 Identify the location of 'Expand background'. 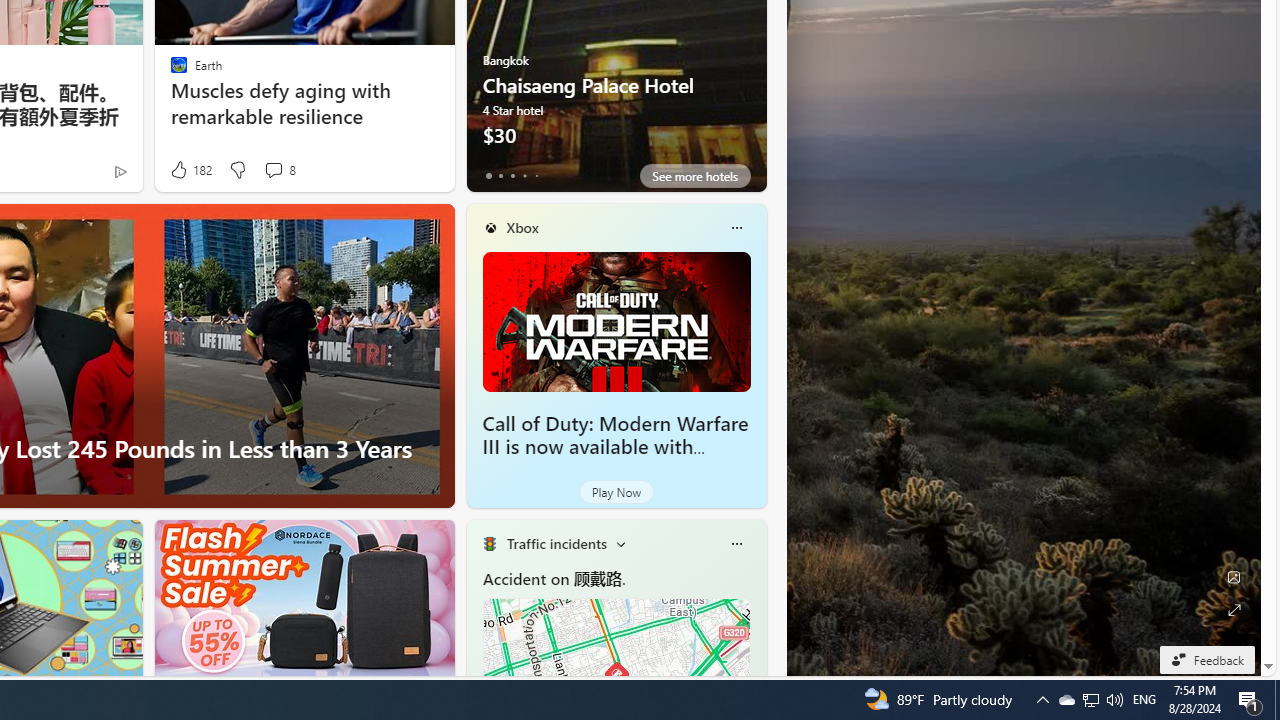
(1232, 609).